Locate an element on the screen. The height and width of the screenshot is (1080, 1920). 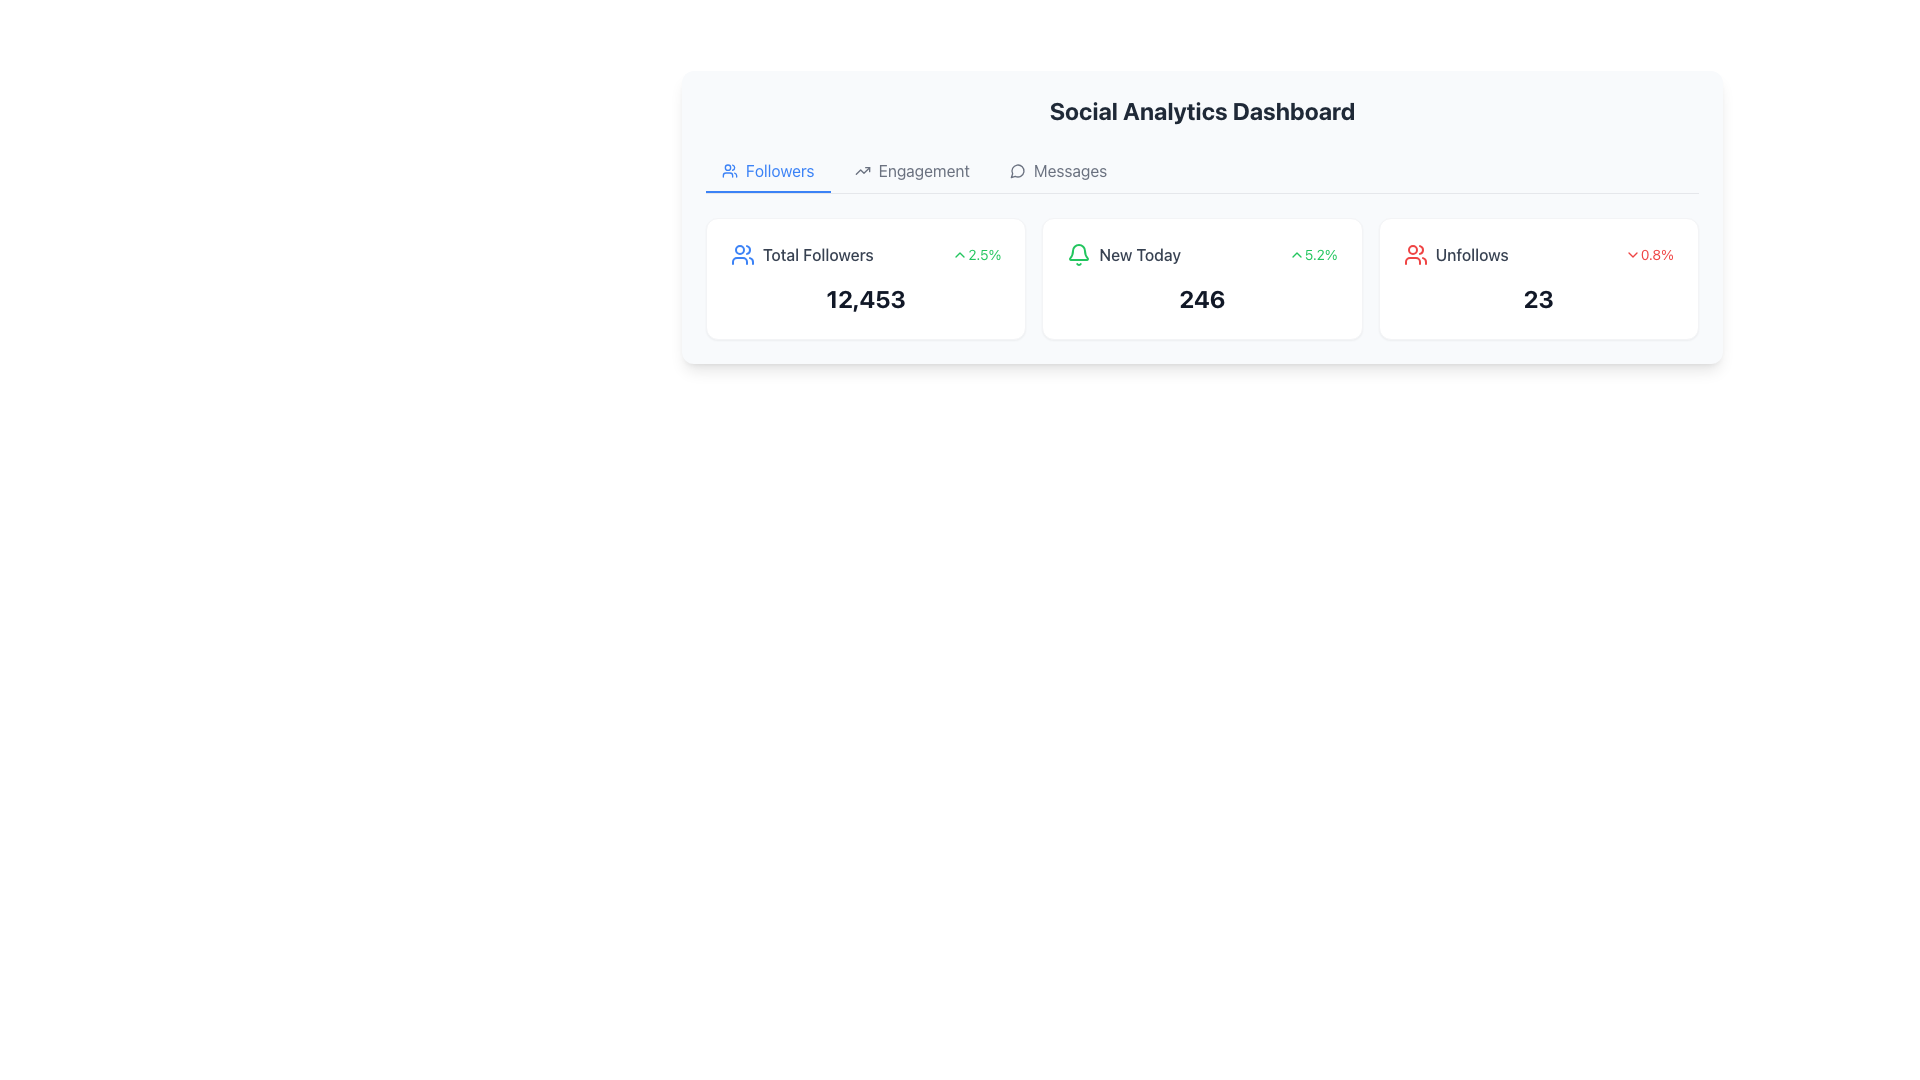
the green percentage text displaying '2.5%' located to the right of the 'Total Followers' title is located at coordinates (984, 253).